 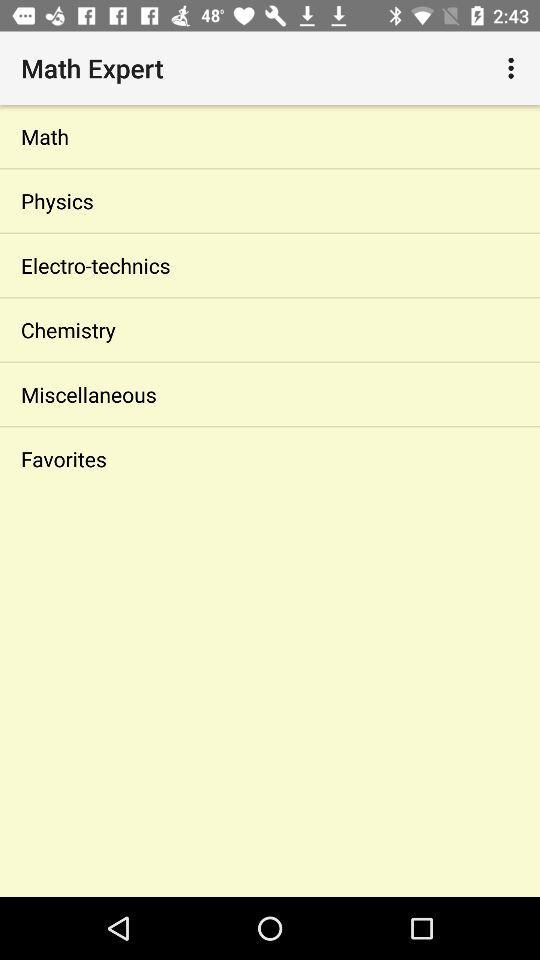 What do you see at coordinates (513, 68) in the screenshot?
I see `app above the math icon` at bounding box center [513, 68].